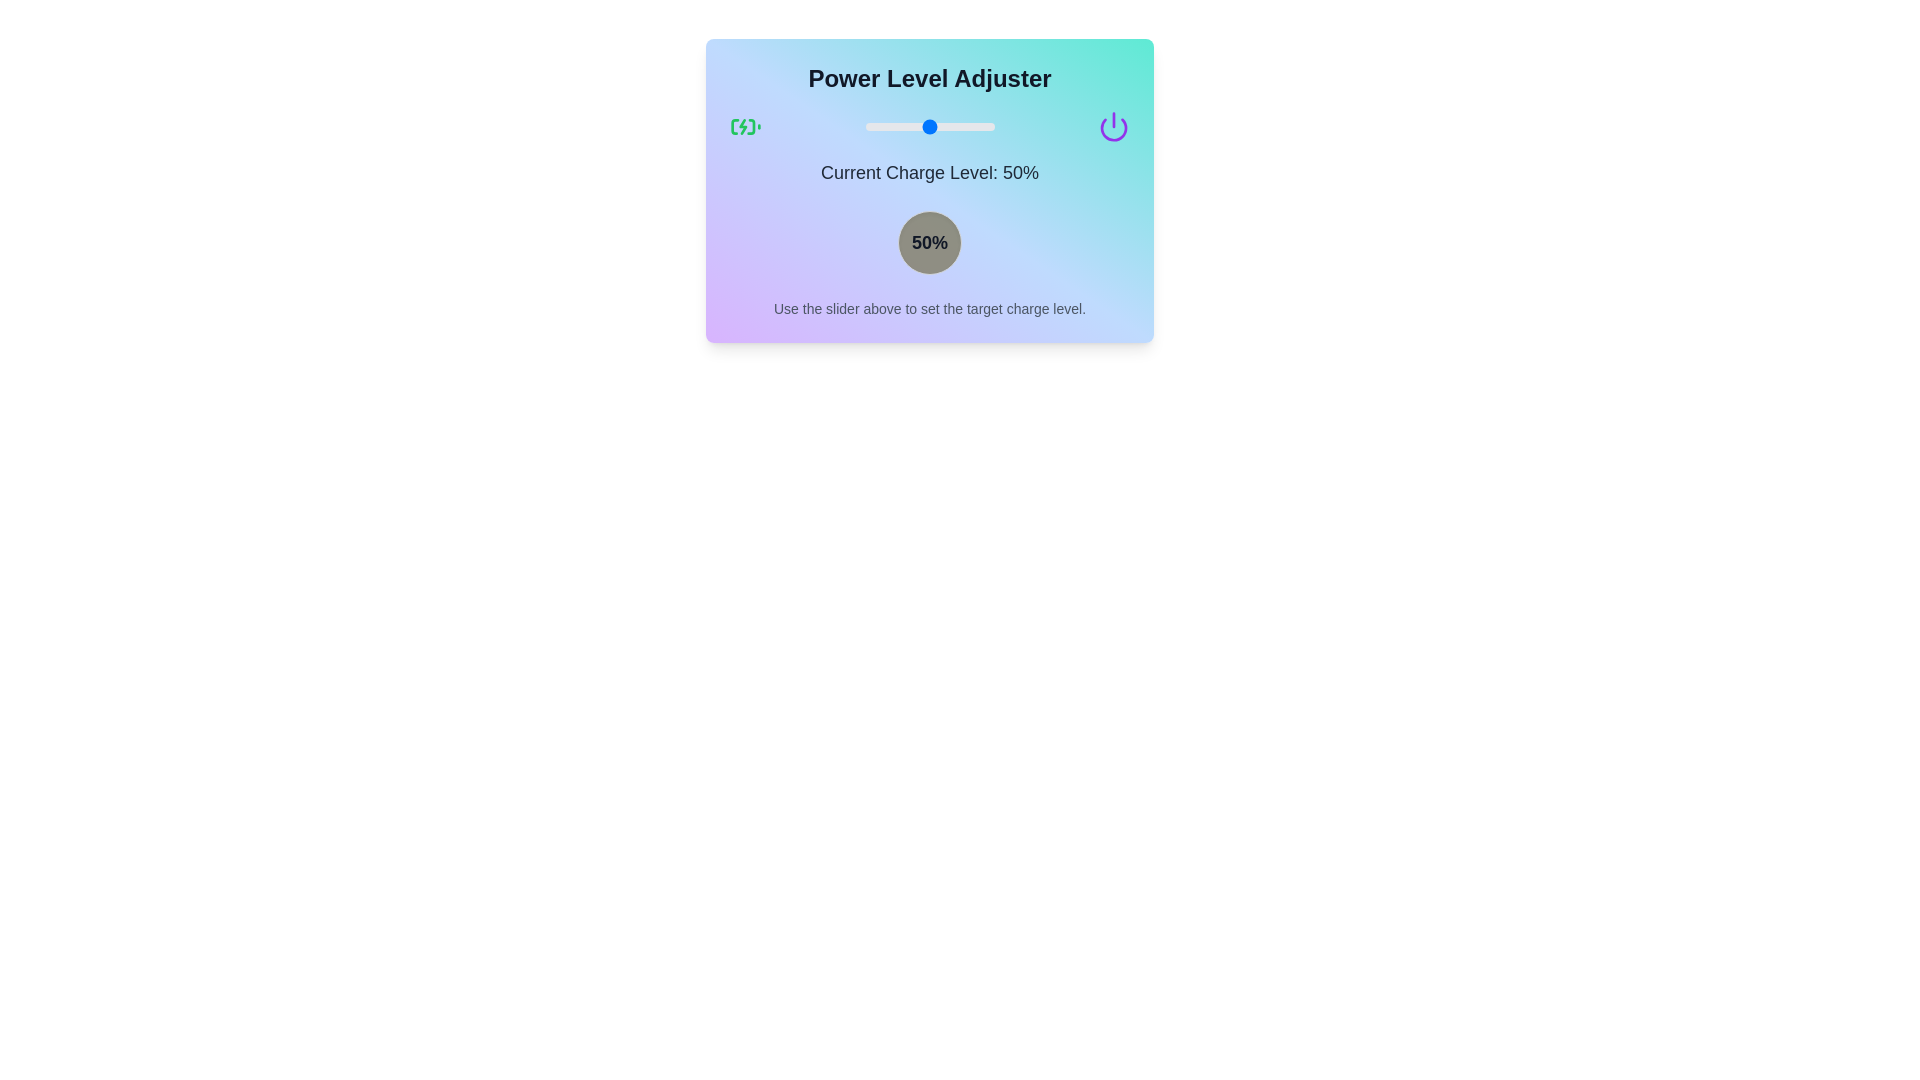 This screenshot has height=1080, width=1920. Describe the element at coordinates (936, 127) in the screenshot. I see `the power level` at that location.